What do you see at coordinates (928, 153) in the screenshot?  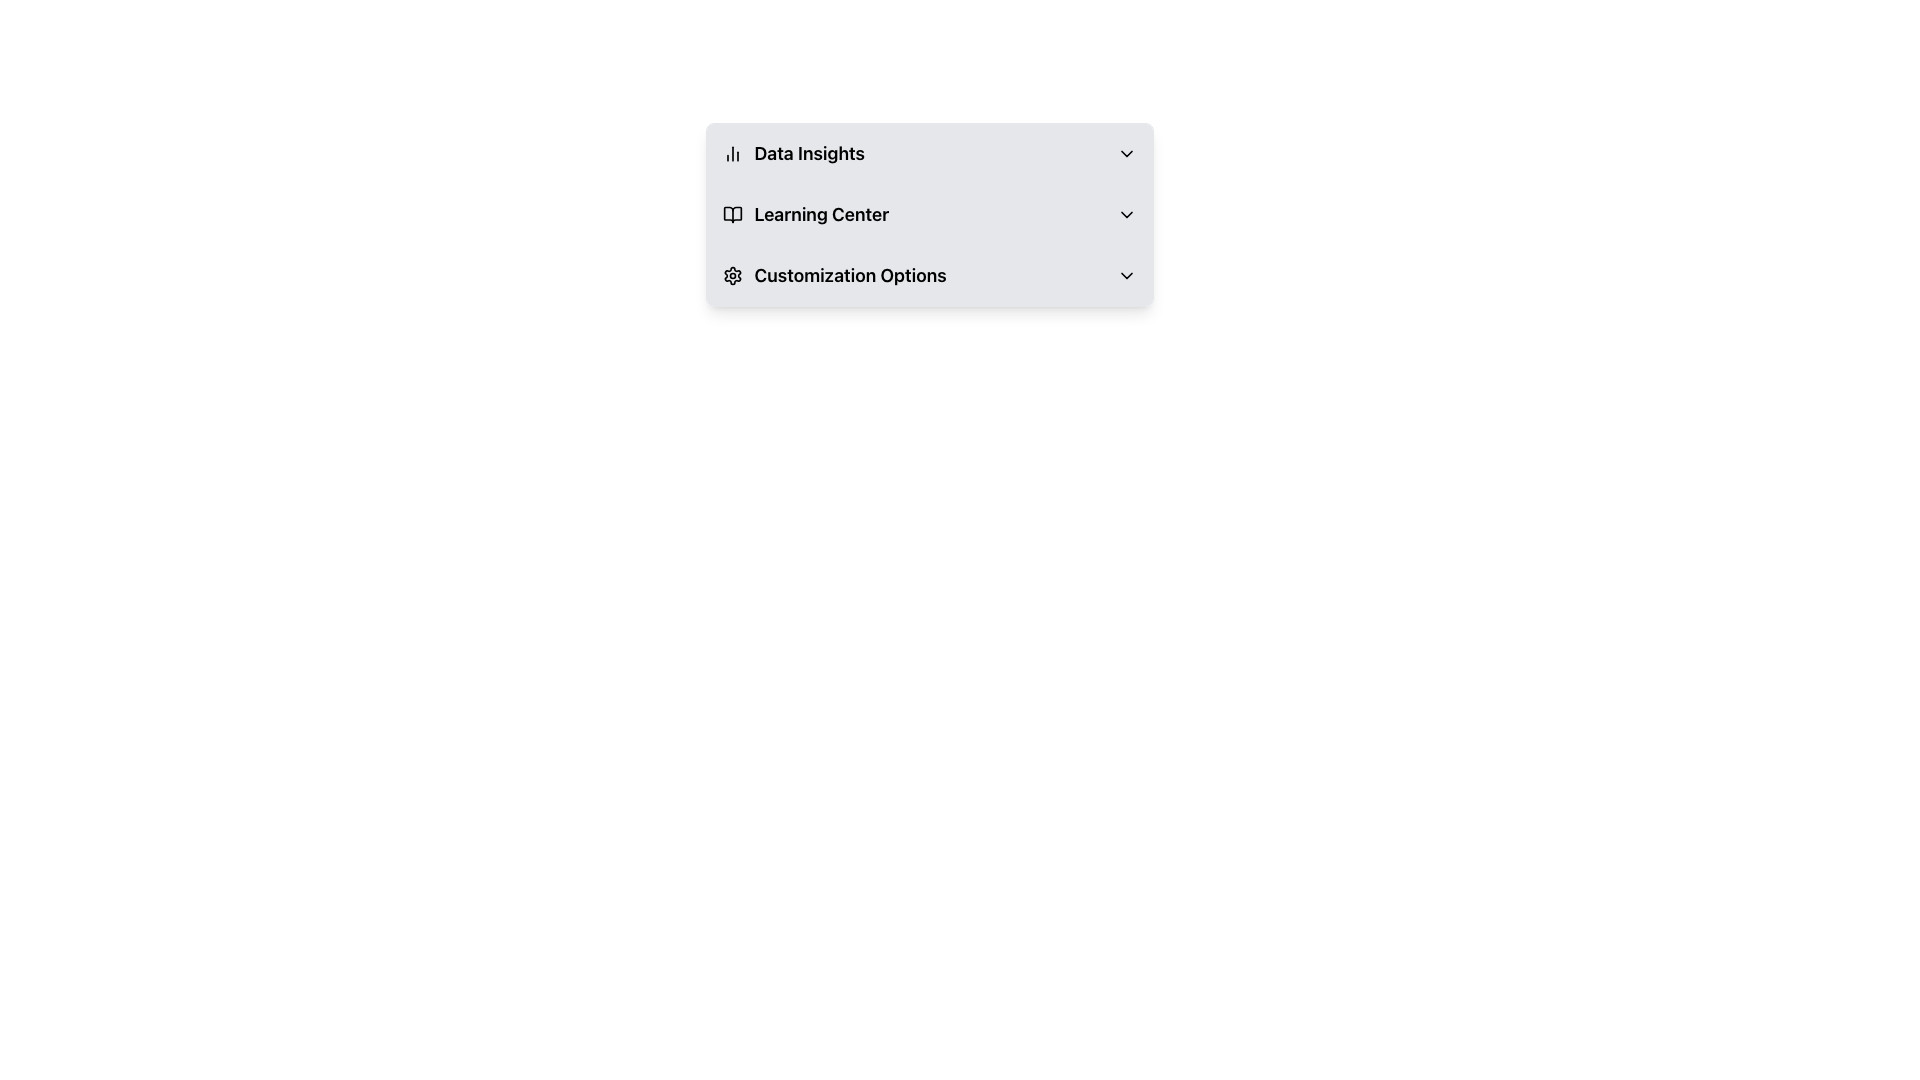 I see `the Collapsible menu header for accessibility navigation` at bounding box center [928, 153].